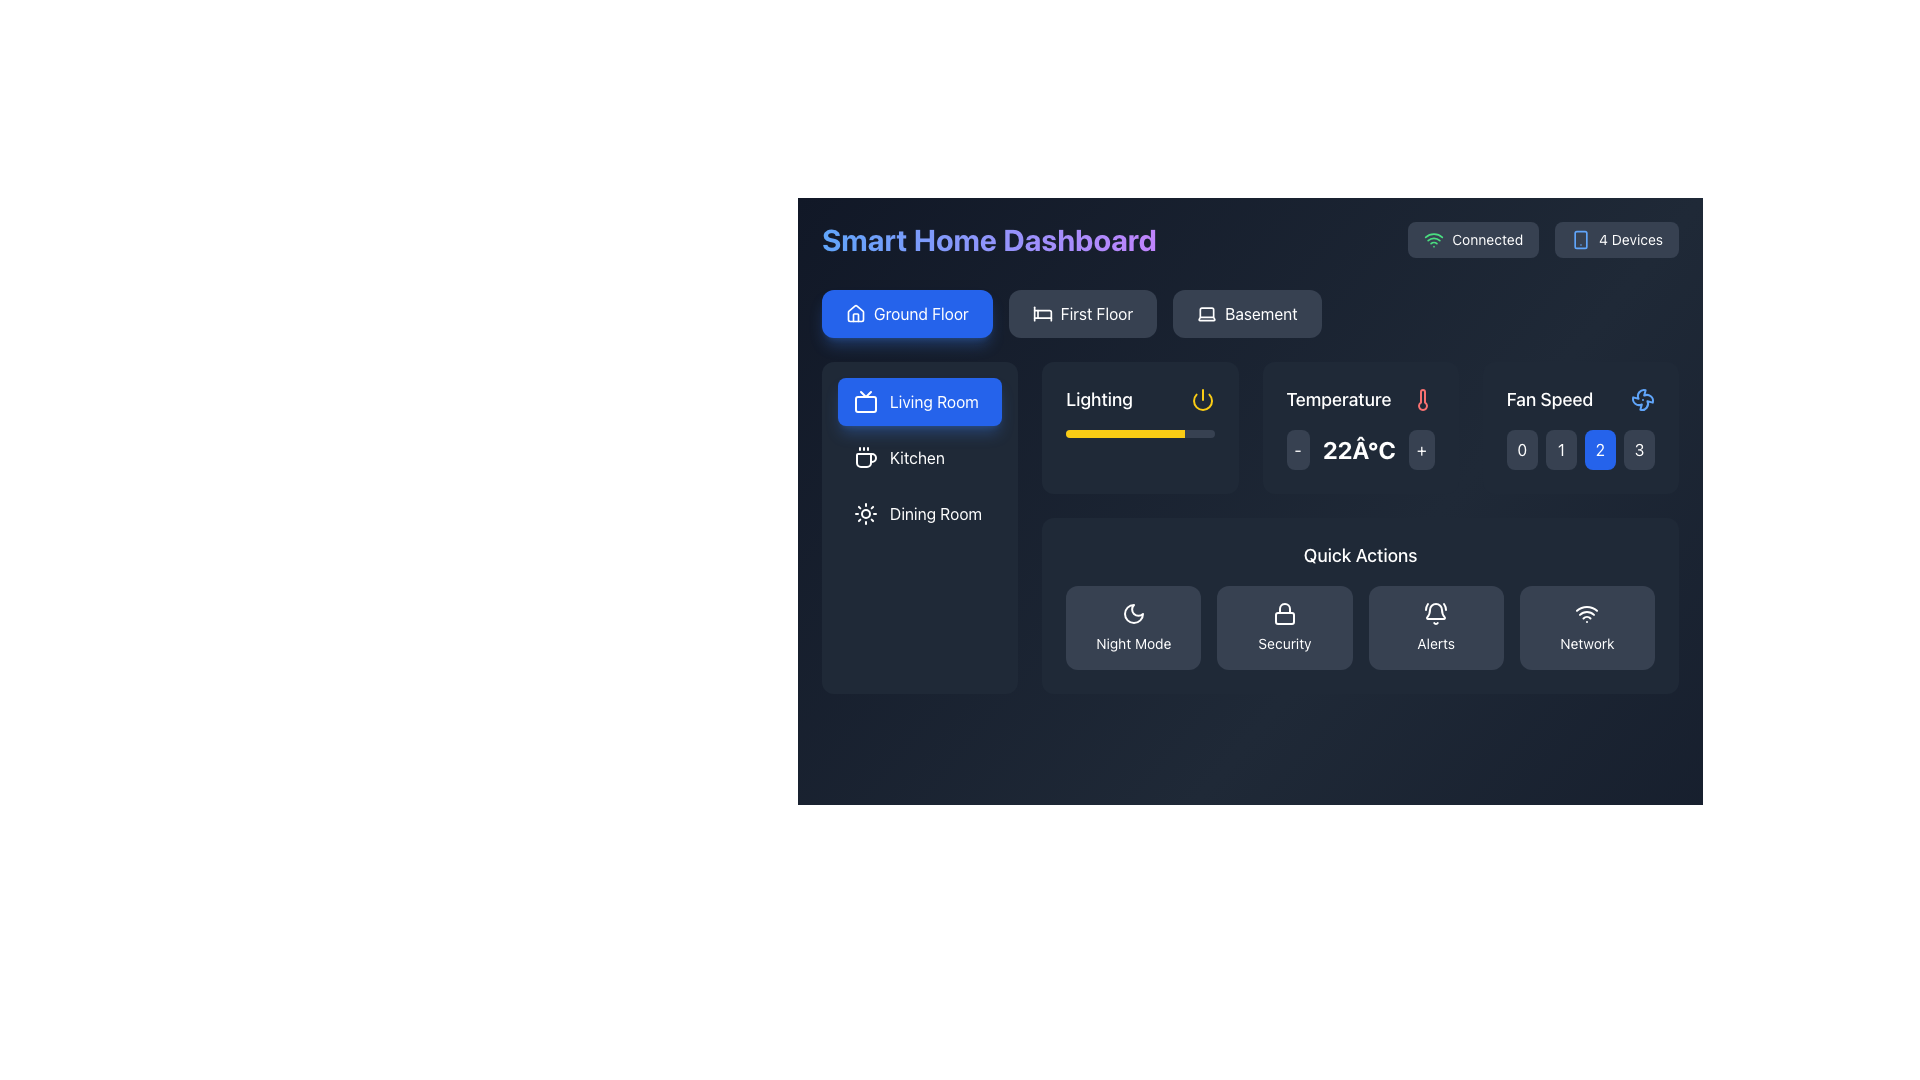 Image resolution: width=1920 pixels, height=1080 pixels. What do you see at coordinates (1435, 627) in the screenshot?
I see `the alerts button located in the 'Quick Actions' grid layout` at bounding box center [1435, 627].